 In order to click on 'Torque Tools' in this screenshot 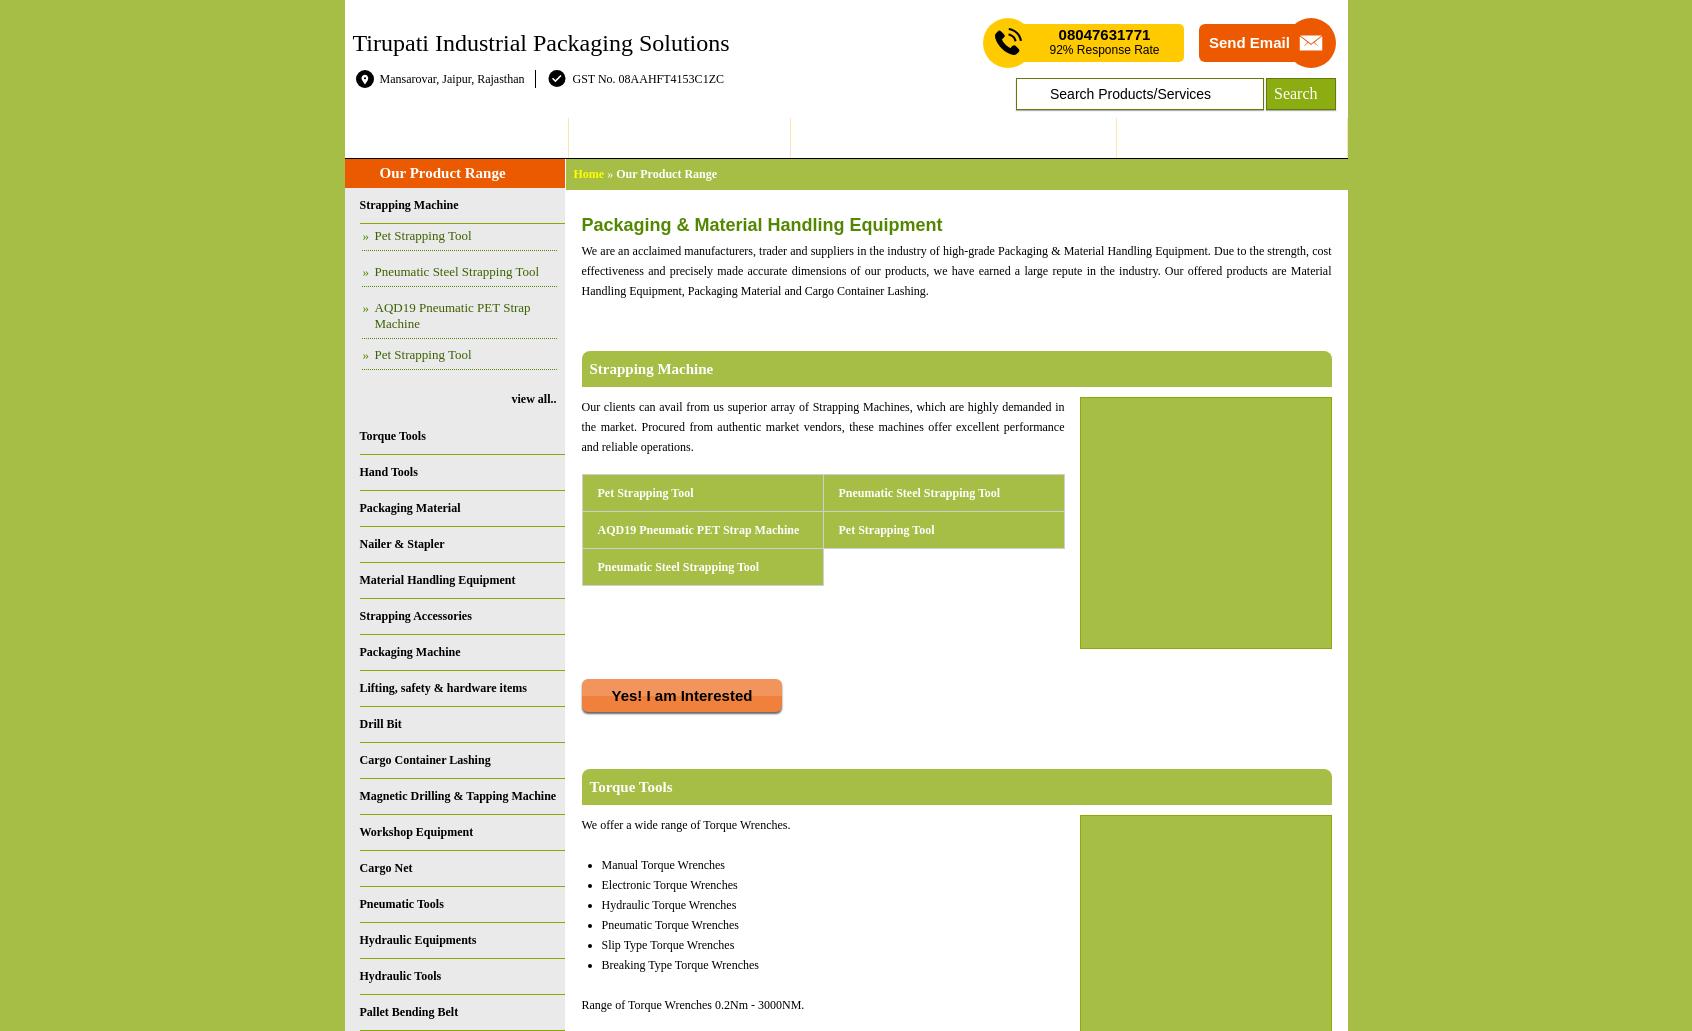, I will do `click(629, 785)`.